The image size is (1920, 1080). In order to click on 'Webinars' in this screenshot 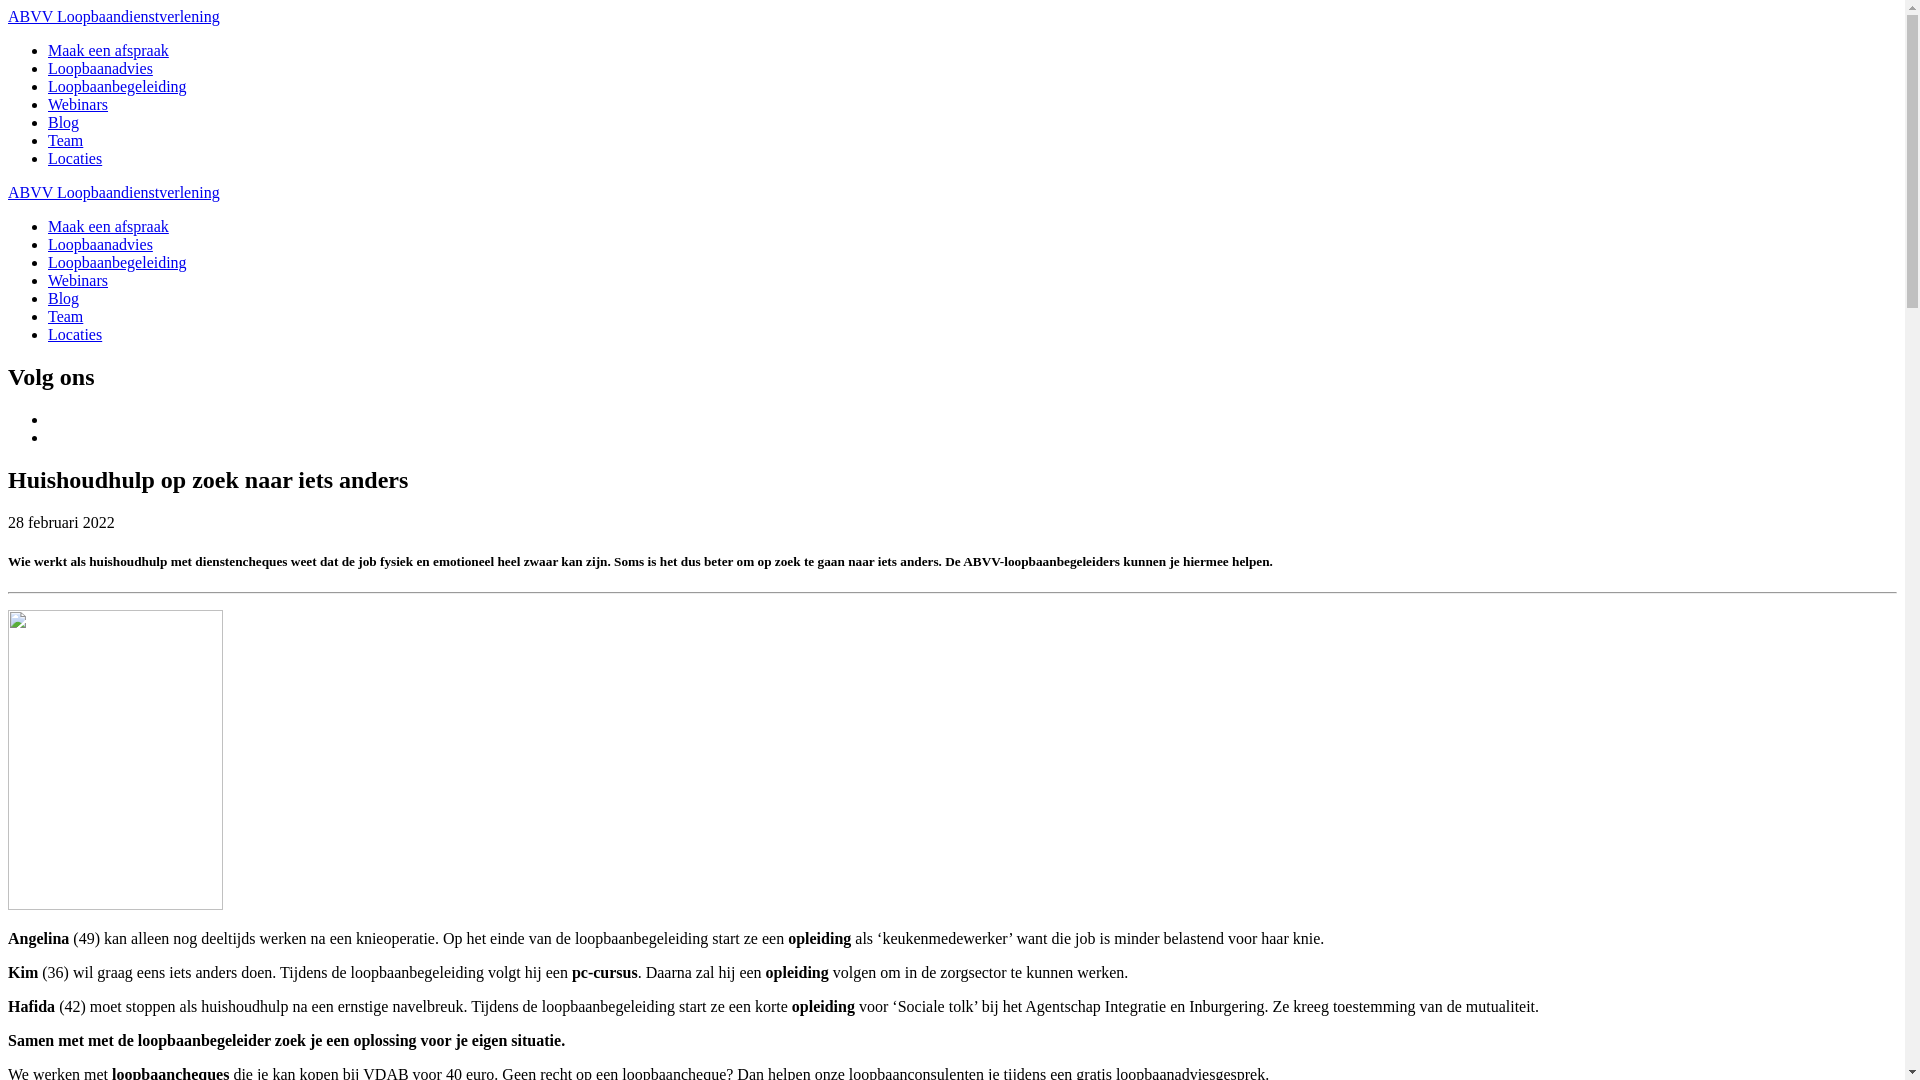, I will do `click(77, 104)`.